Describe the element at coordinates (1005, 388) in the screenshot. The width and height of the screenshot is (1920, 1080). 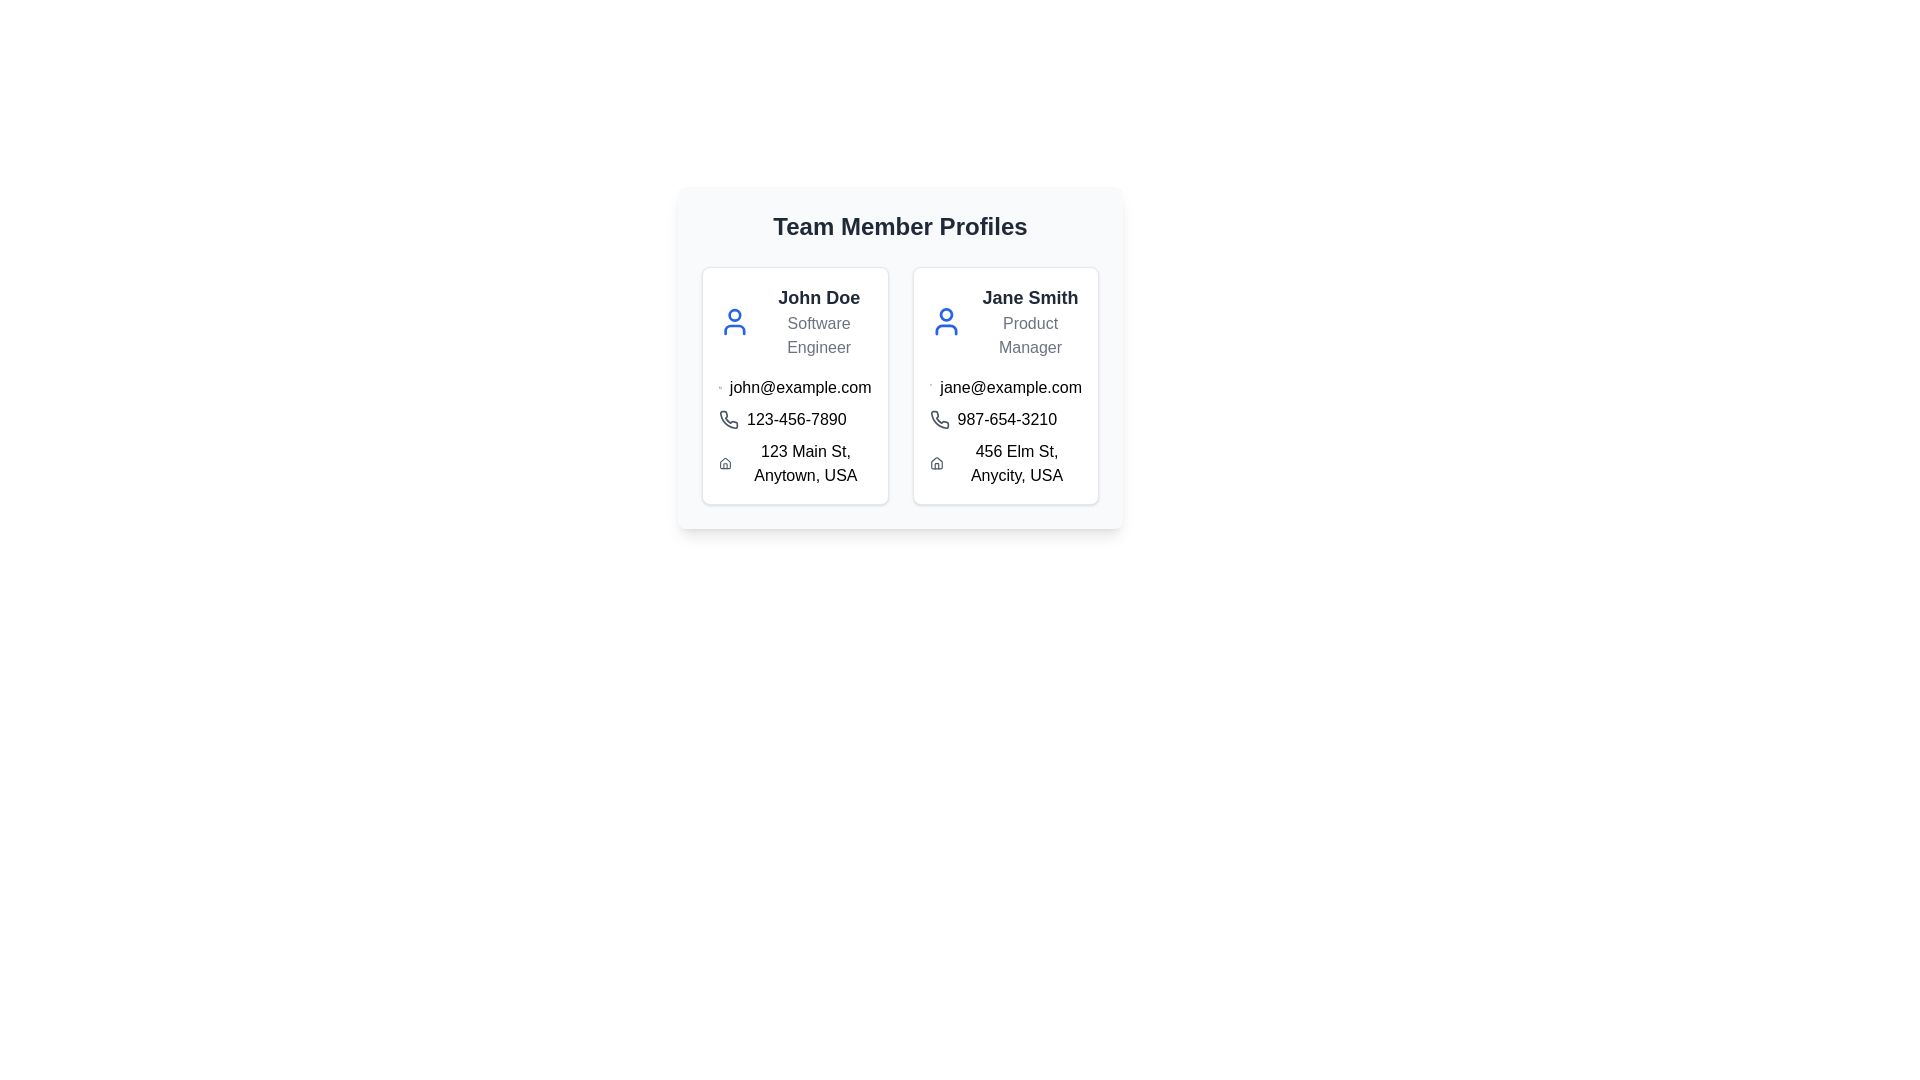
I see `the email address text in the profile card, which is located directly under the user's name and title, and above the phone number` at that location.